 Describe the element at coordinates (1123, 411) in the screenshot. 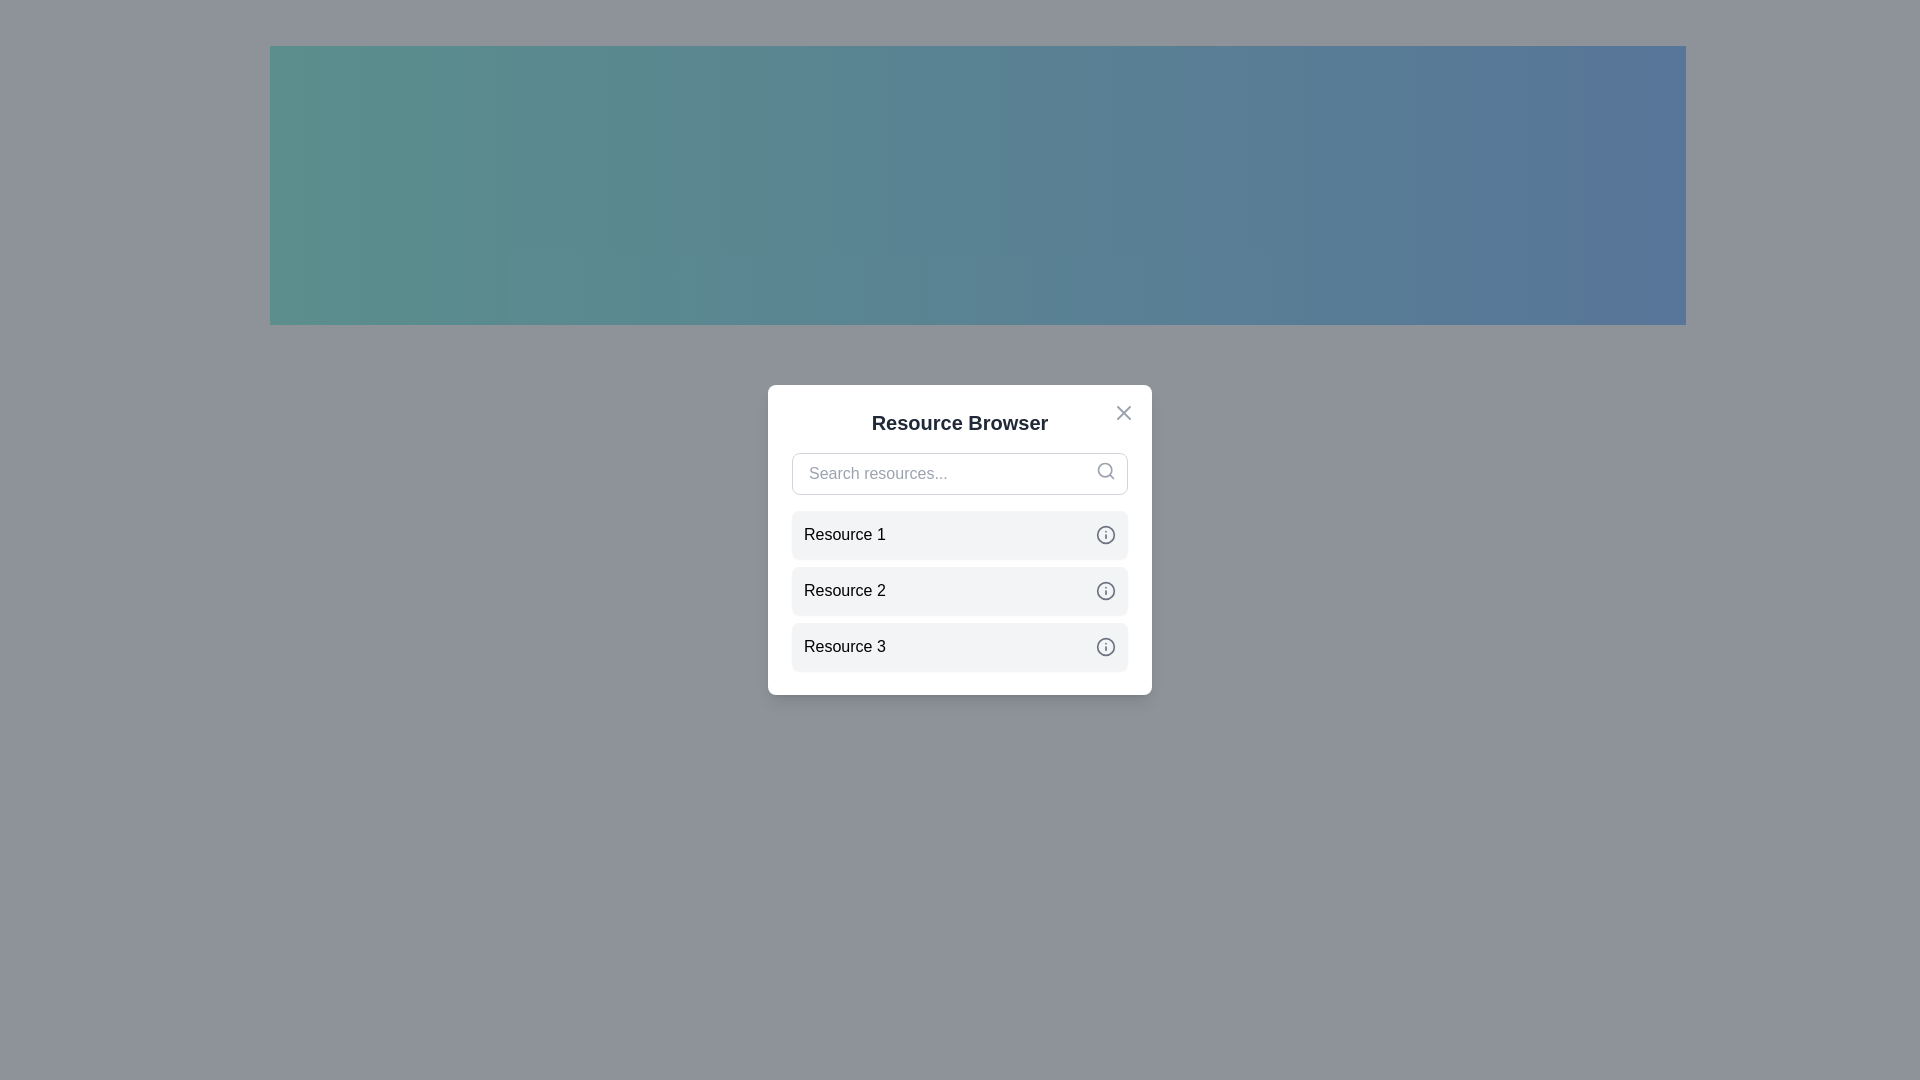

I see `the close button located at the top-right corner of the white dialog box` at that location.